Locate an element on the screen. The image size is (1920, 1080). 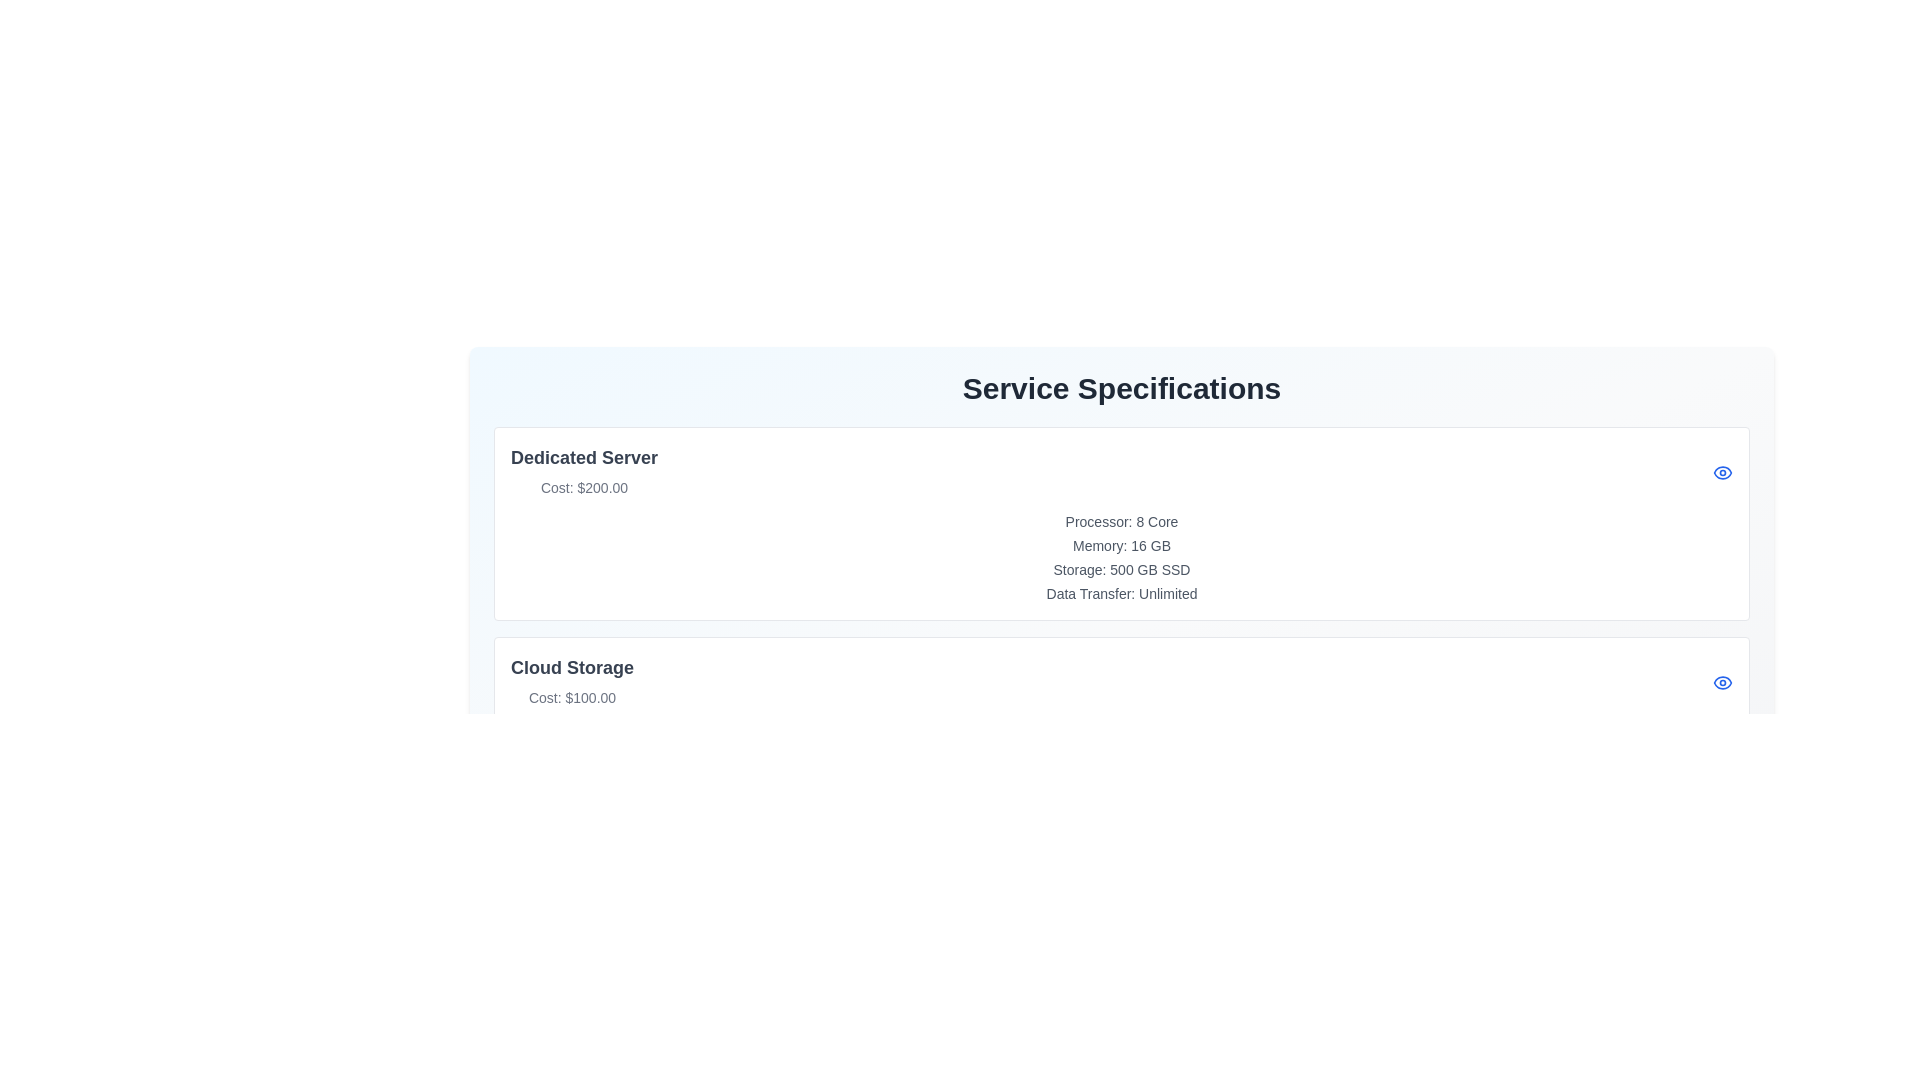
the second item in the specifications list labeled '16 GB' under the 'Dedicated Server' section is located at coordinates (1122, 546).